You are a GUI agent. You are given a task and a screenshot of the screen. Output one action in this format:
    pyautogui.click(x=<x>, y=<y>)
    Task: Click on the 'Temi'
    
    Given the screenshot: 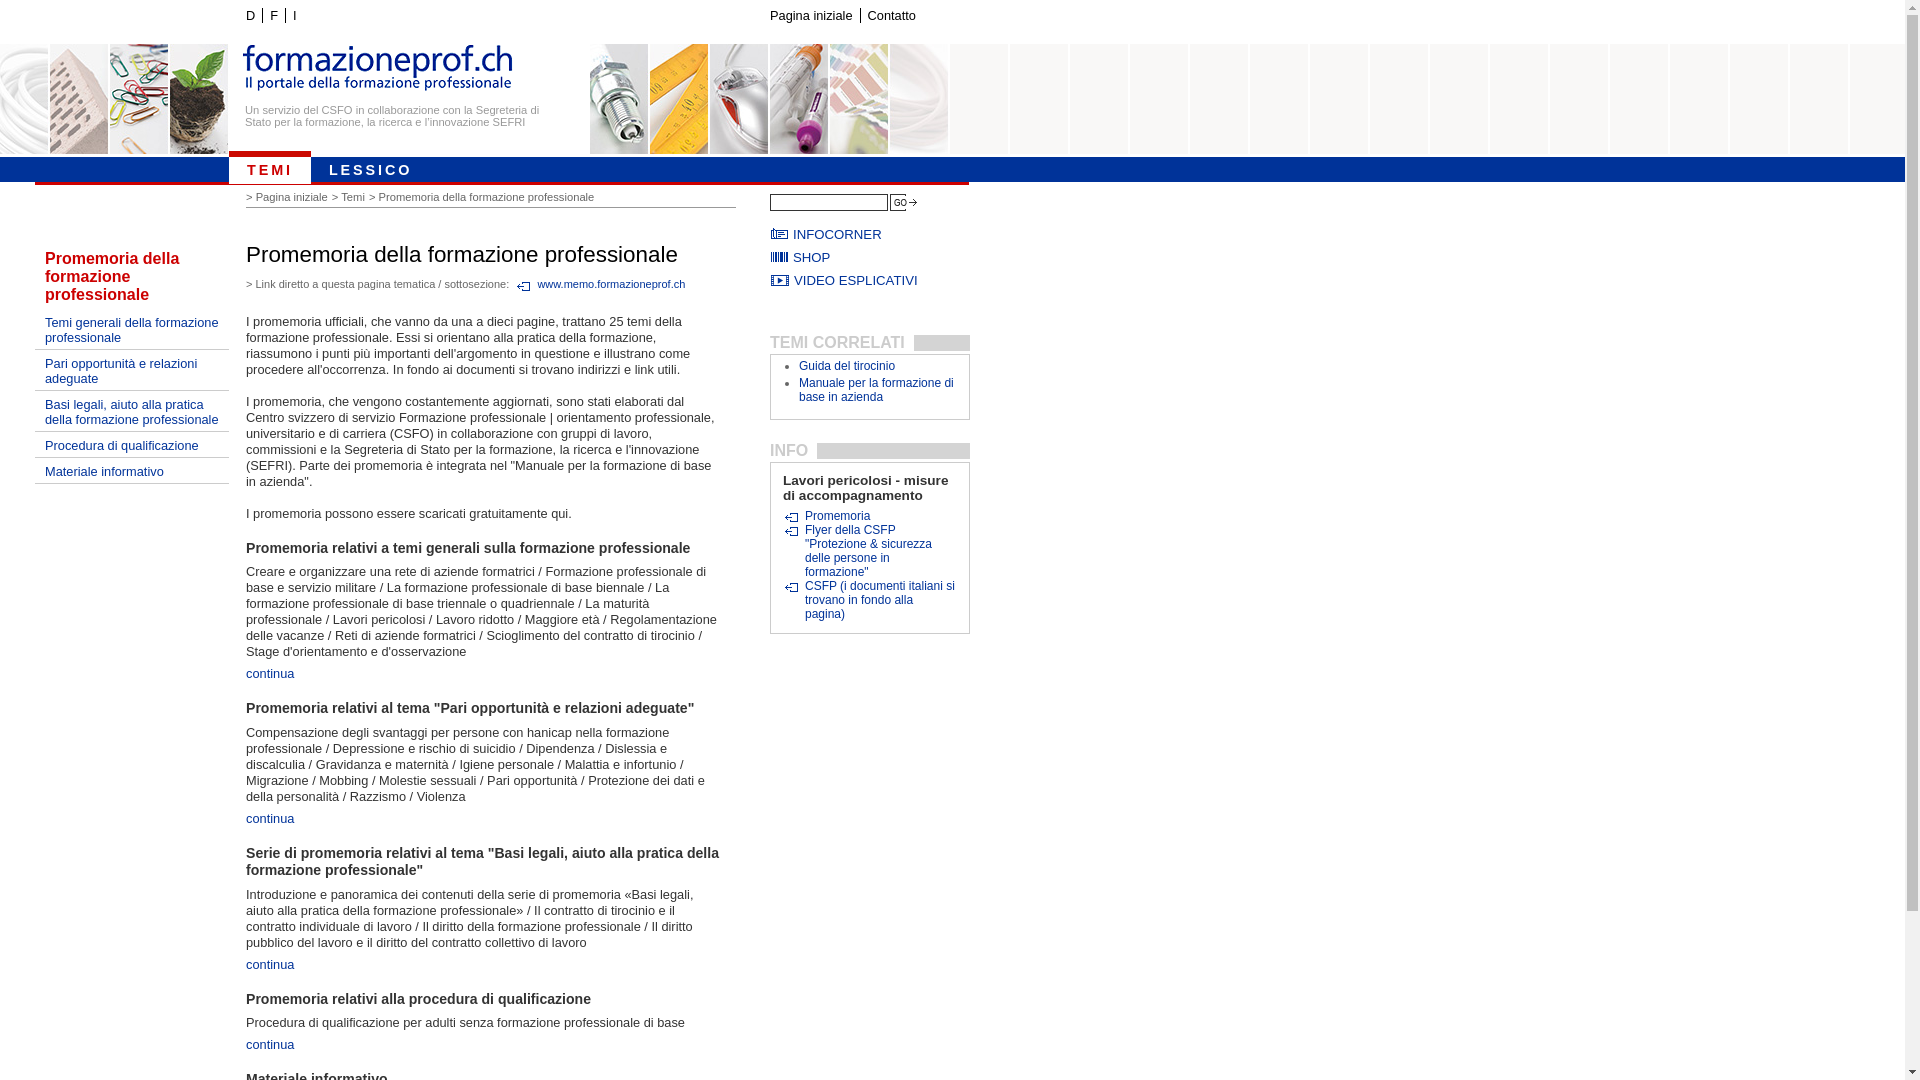 What is the action you would take?
    pyautogui.click(x=355, y=196)
    